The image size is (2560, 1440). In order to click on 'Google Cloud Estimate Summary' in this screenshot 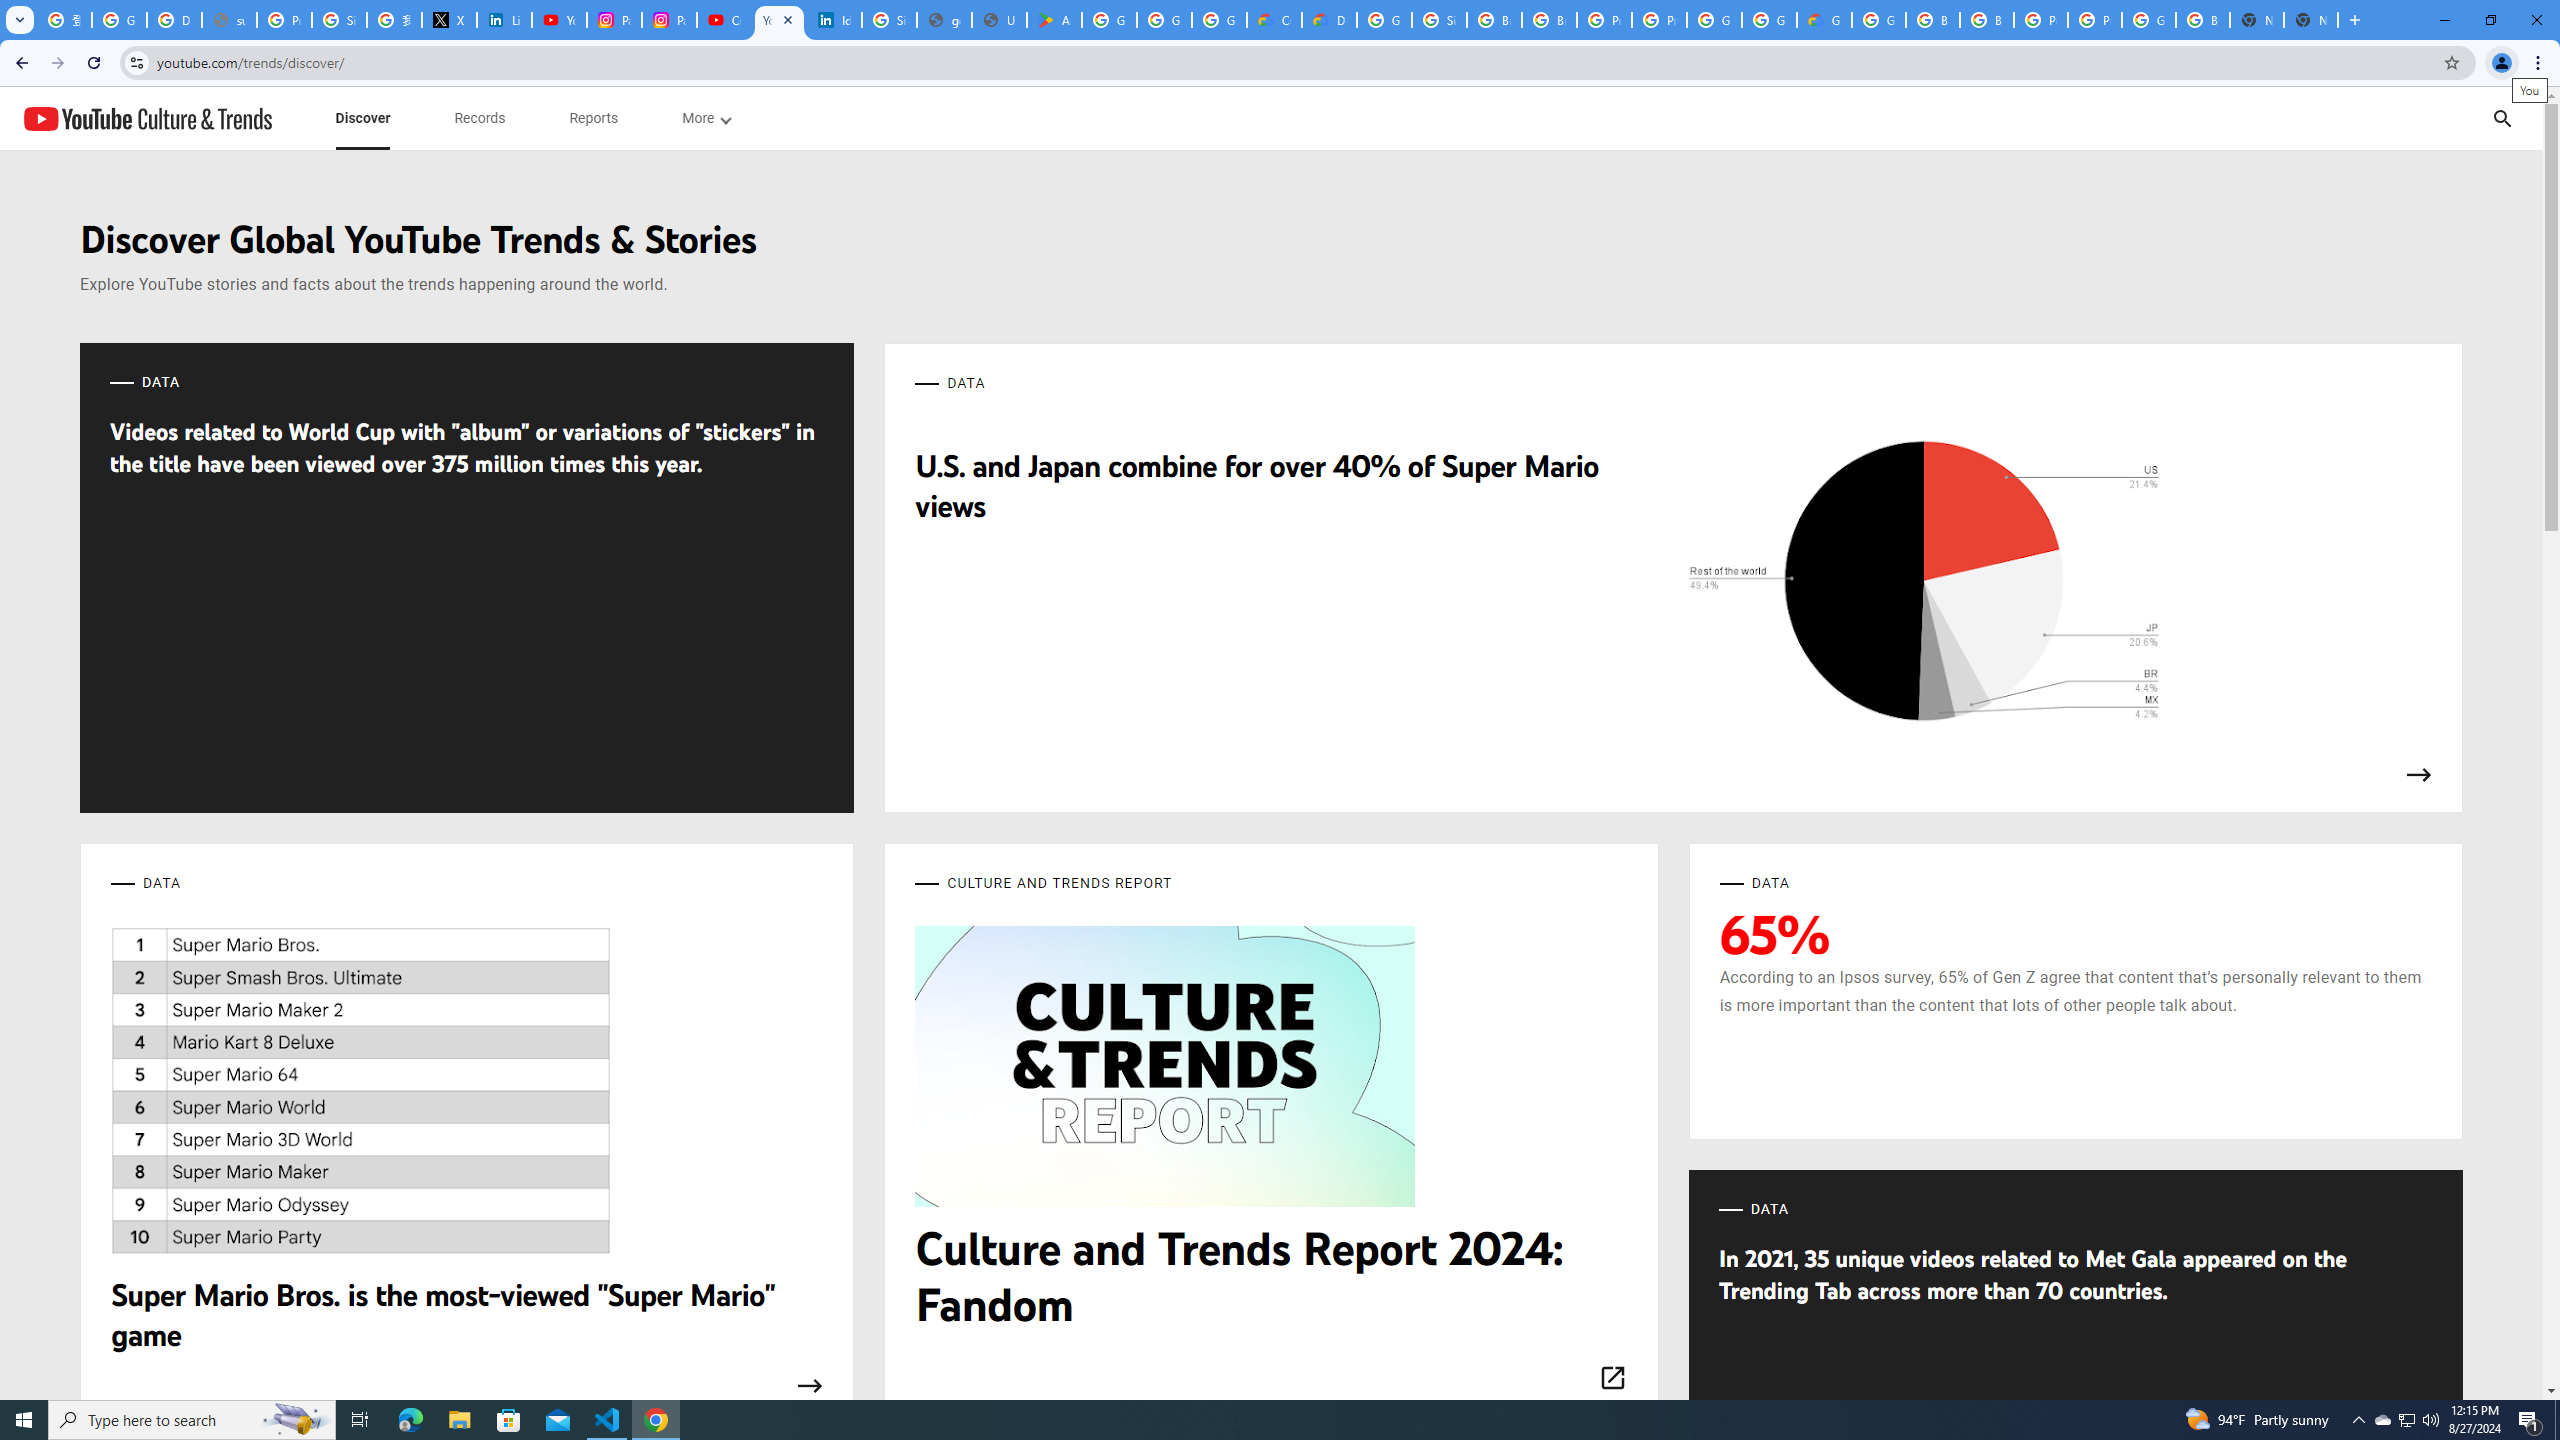, I will do `click(1823, 19)`.